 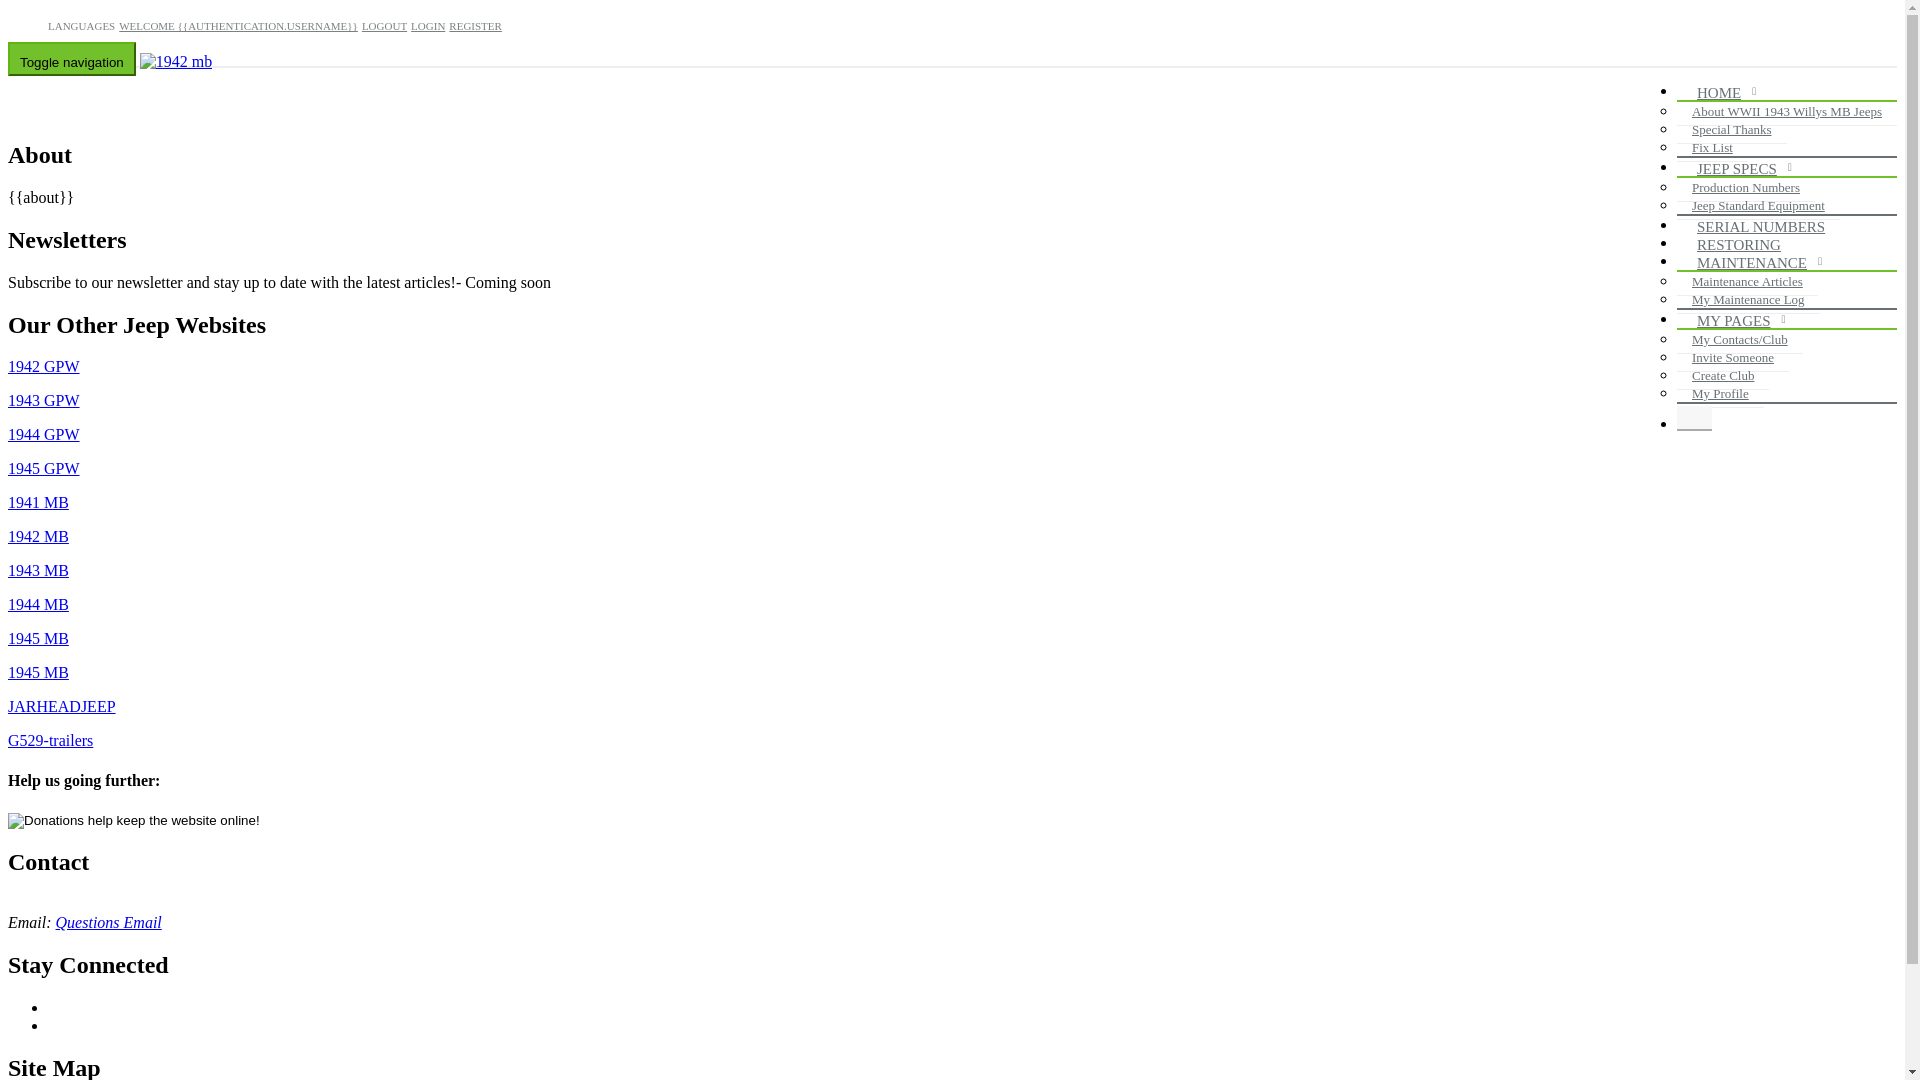 I want to click on 'Maintenance Articles', so click(x=1746, y=281).